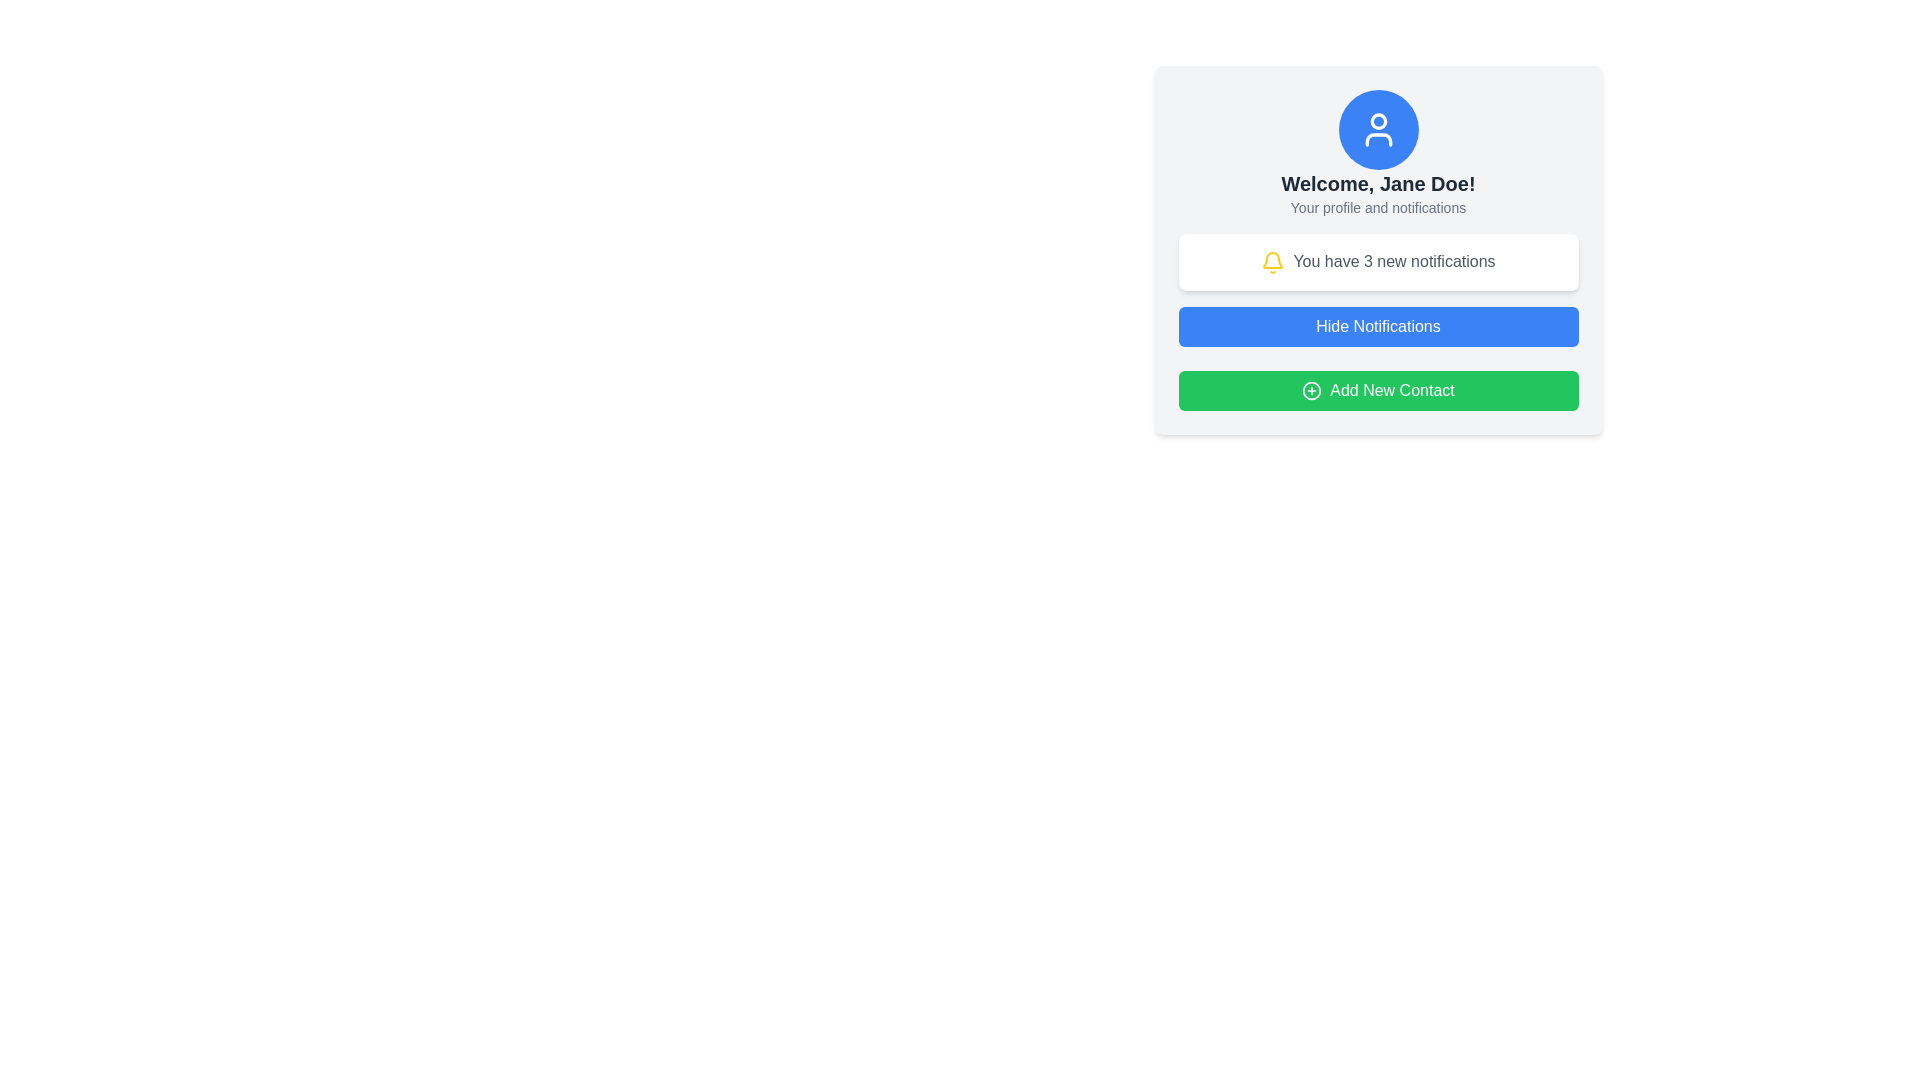 This screenshot has width=1920, height=1080. Describe the element at coordinates (1377, 184) in the screenshot. I see `the static text display that shows 'Welcome, Jane Doe!' in bold, dark gray font, positioned below the user avatar and above the smaller text element` at that location.